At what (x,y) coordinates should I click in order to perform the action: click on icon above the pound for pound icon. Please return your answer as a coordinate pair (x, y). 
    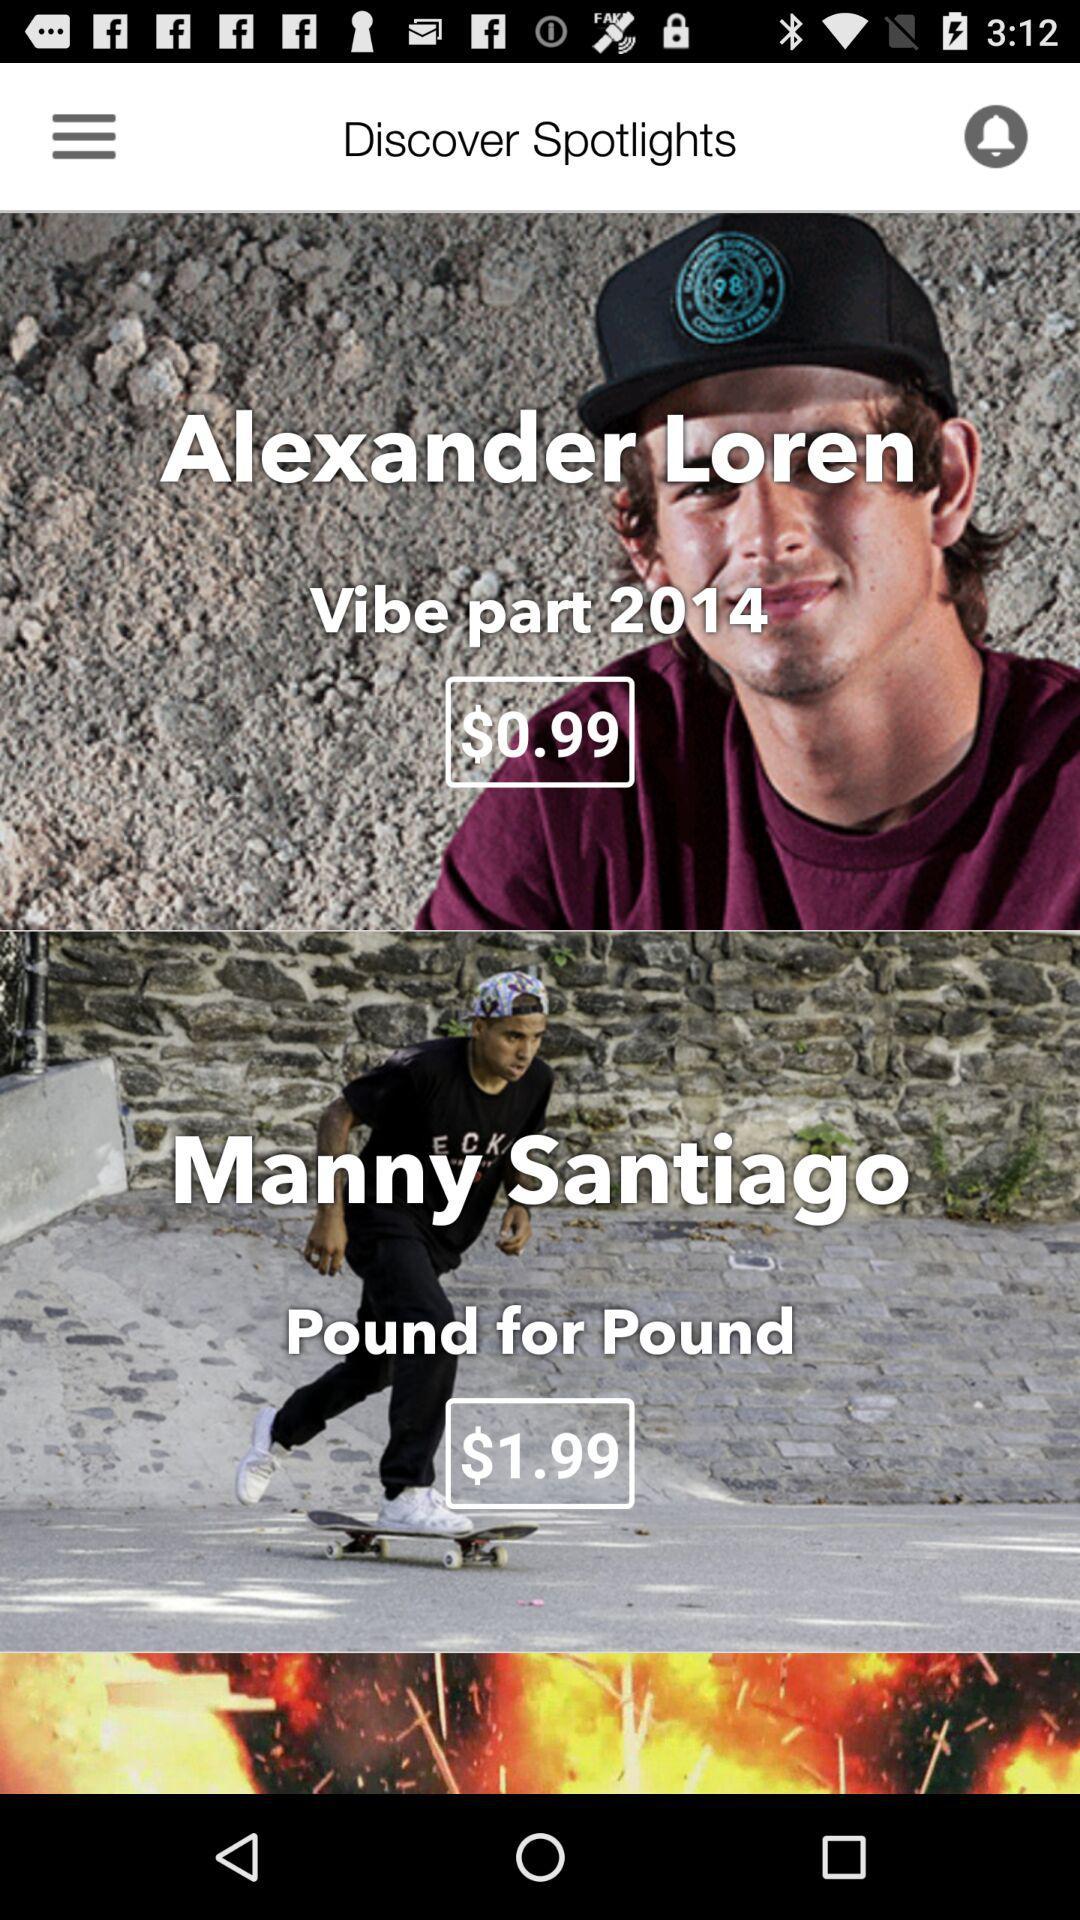
    Looking at the image, I should click on (540, 1168).